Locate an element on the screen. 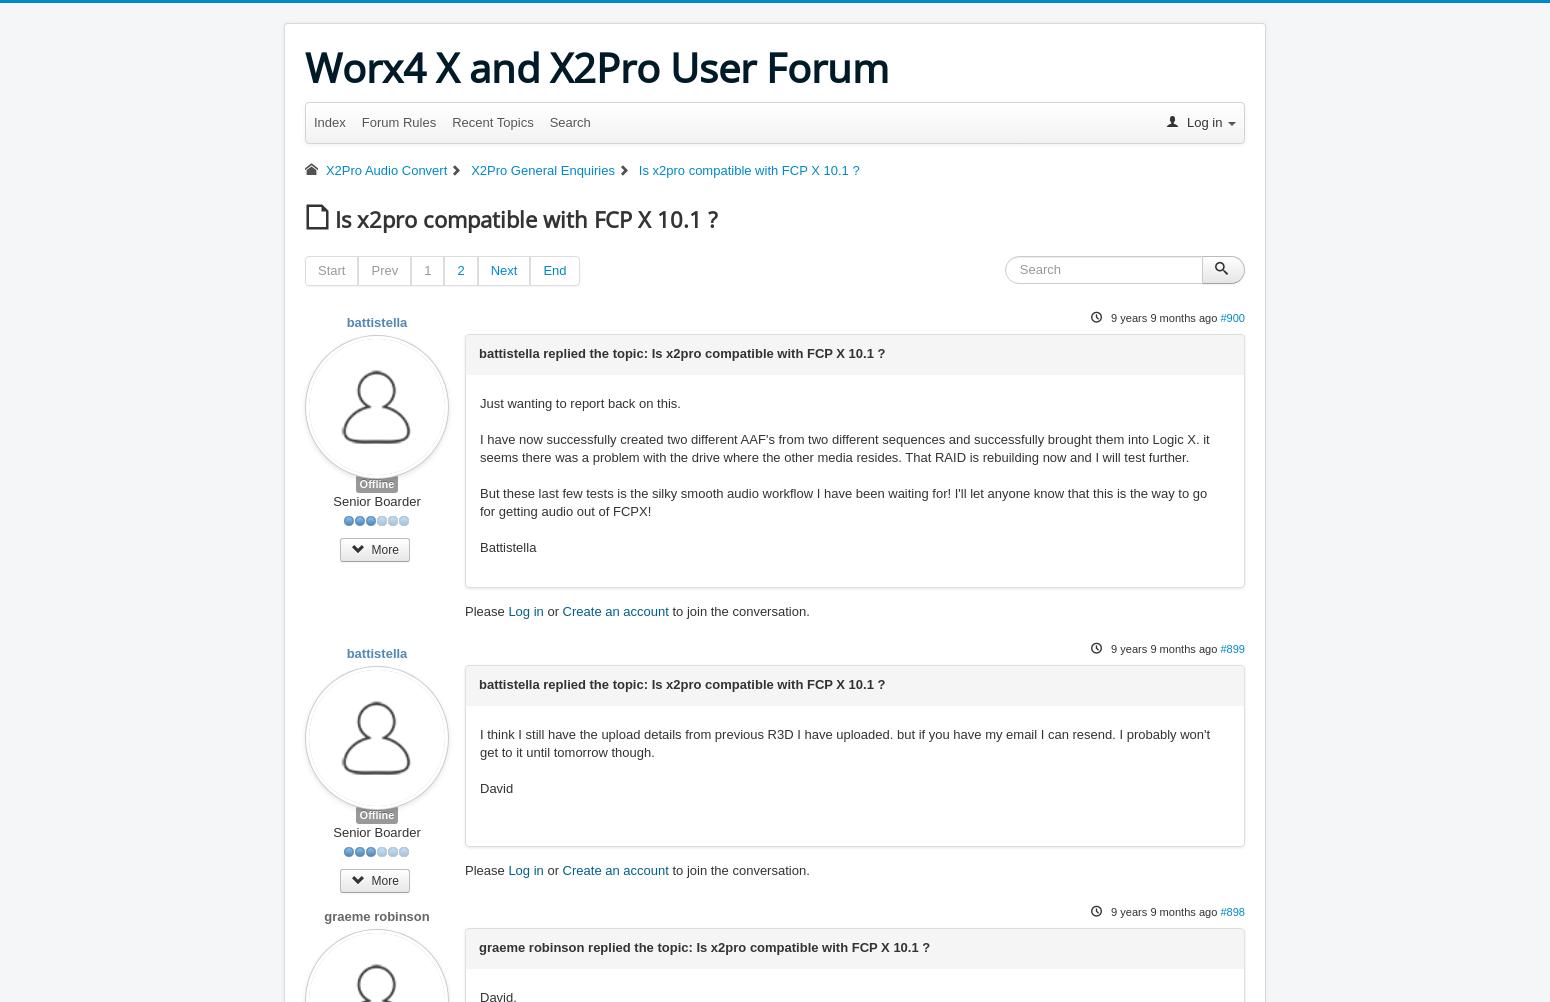  '#900' is located at coordinates (1232, 317).